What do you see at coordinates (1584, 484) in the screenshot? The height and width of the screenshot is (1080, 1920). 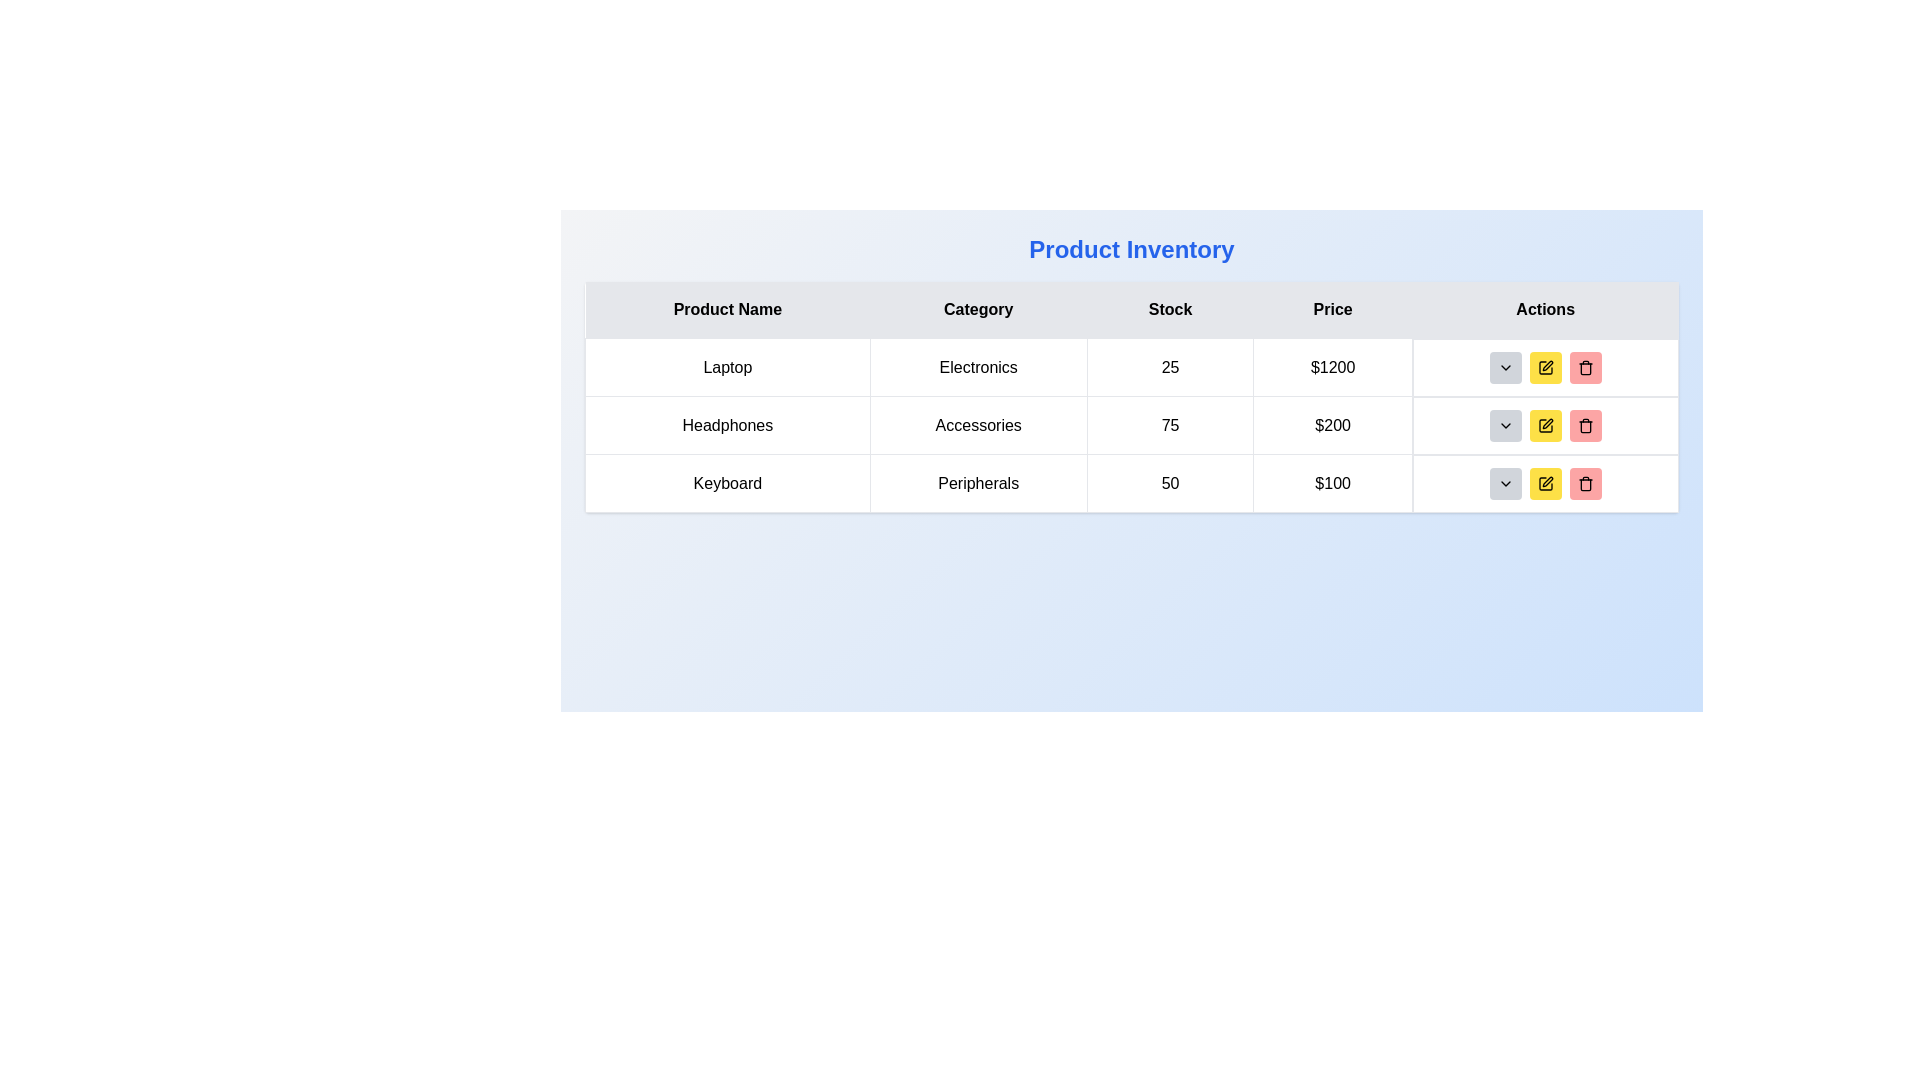 I see `the trash can icon in the 'Actions' column` at bounding box center [1584, 484].